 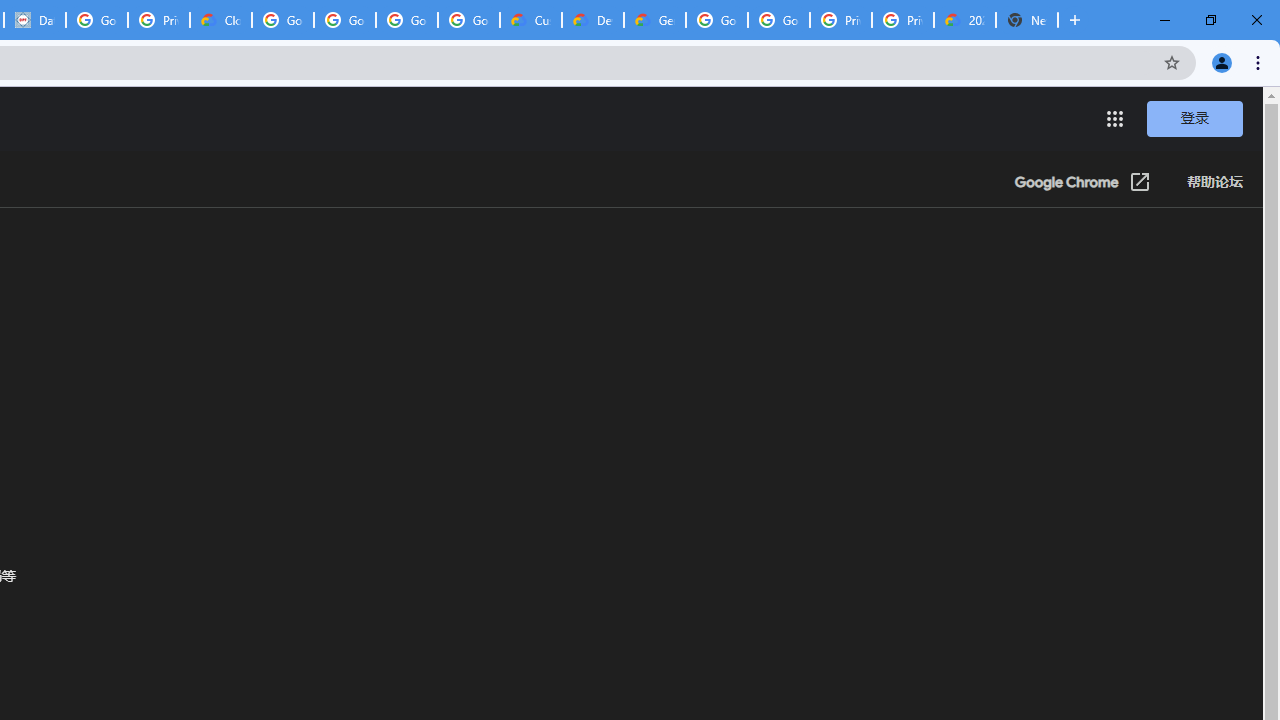 What do you see at coordinates (1027, 20) in the screenshot?
I see `'New Tab'` at bounding box center [1027, 20].